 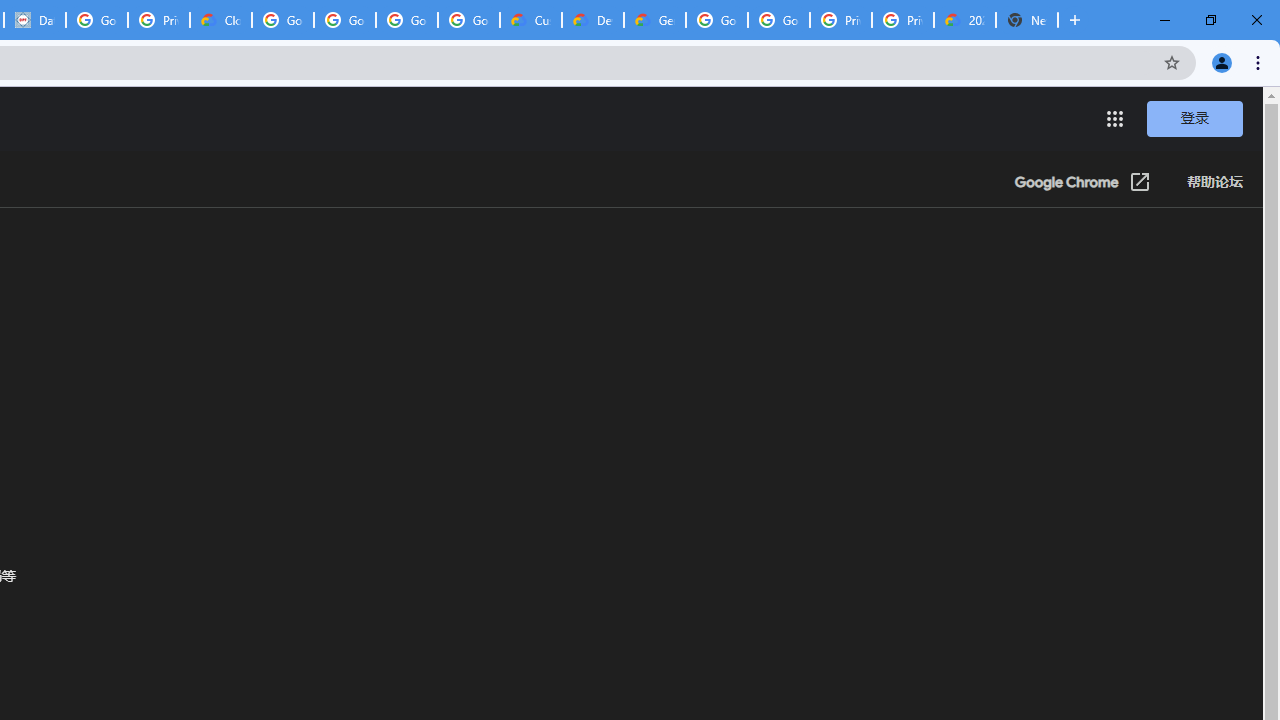 What do you see at coordinates (1027, 20) in the screenshot?
I see `'New Tab'` at bounding box center [1027, 20].